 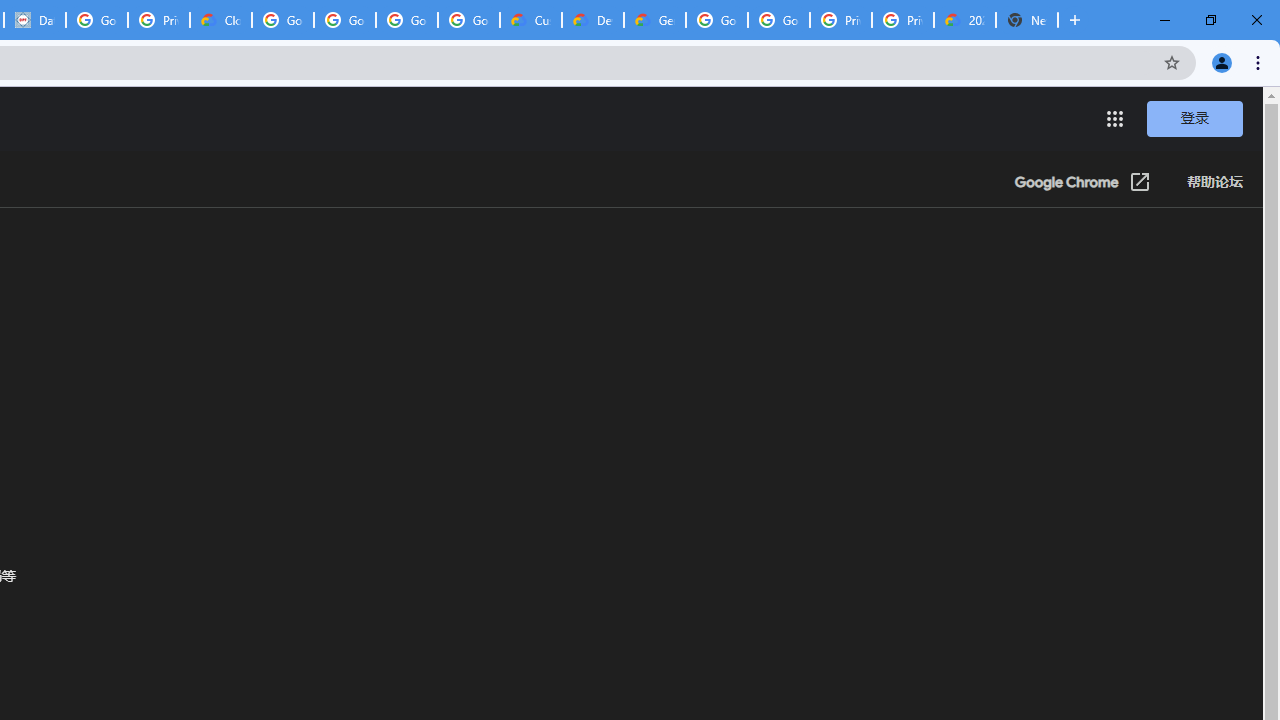 What do you see at coordinates (1027, 20) in the screenshot?
I see `'New Tab'` at bounding box center [1027, 20].